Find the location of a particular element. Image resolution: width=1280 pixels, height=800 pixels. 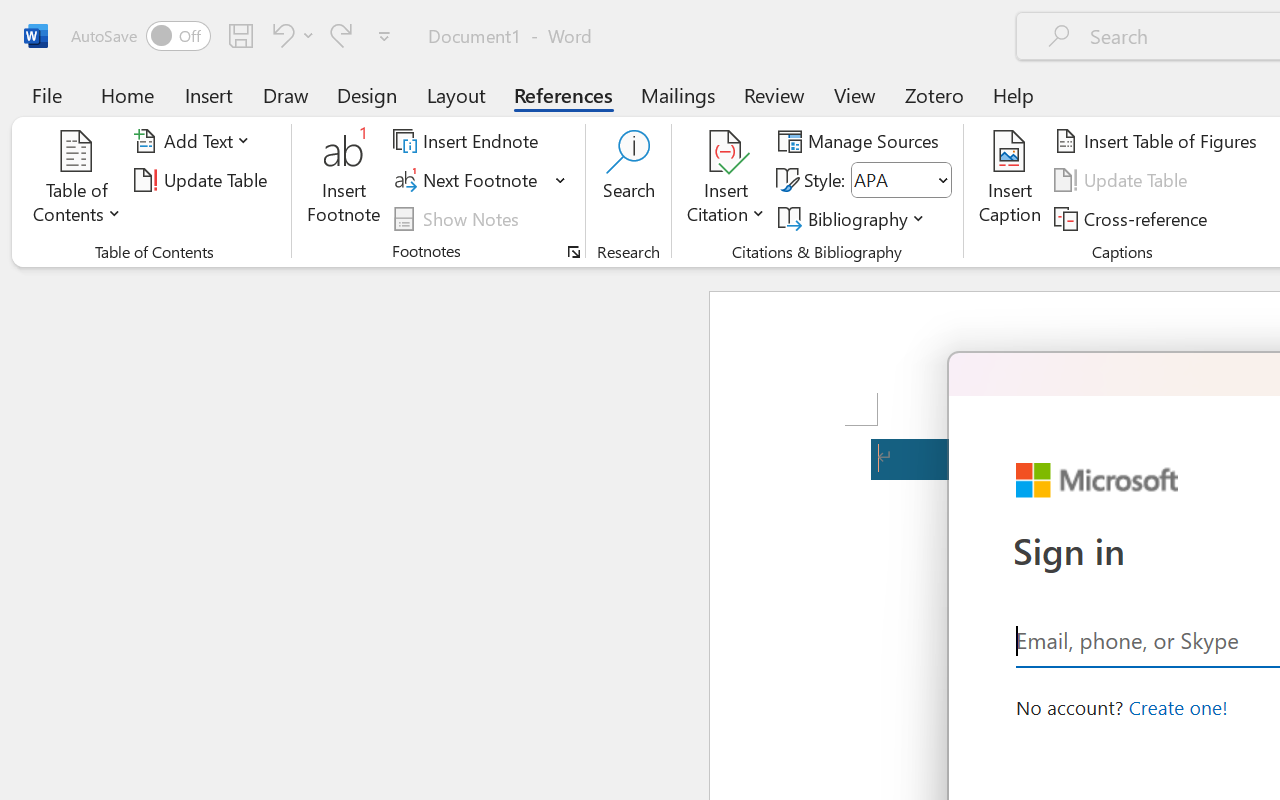

'Redo Apply Quick Style' is located at coordinates (341, 34).